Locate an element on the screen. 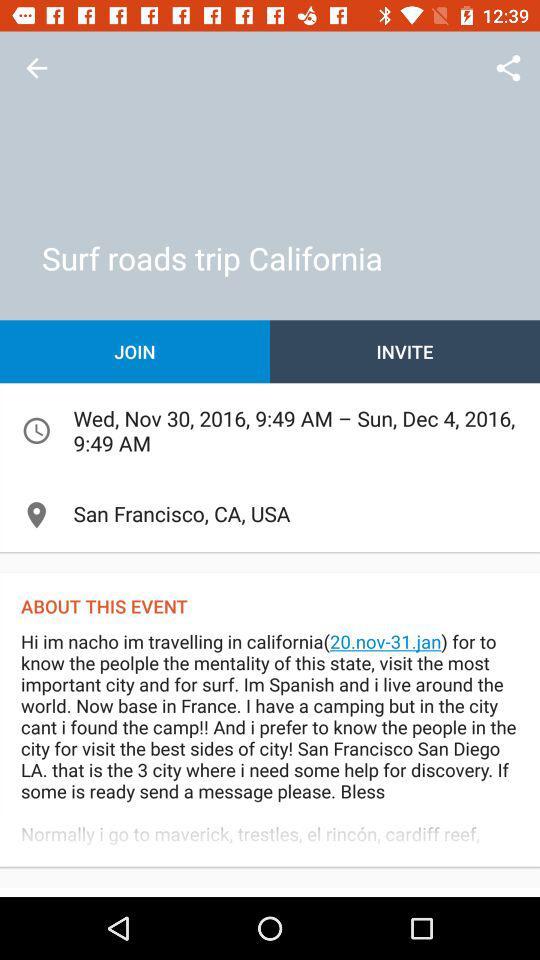 The image size is (540, 960). icon on the right is located at coordinates (405, 351).